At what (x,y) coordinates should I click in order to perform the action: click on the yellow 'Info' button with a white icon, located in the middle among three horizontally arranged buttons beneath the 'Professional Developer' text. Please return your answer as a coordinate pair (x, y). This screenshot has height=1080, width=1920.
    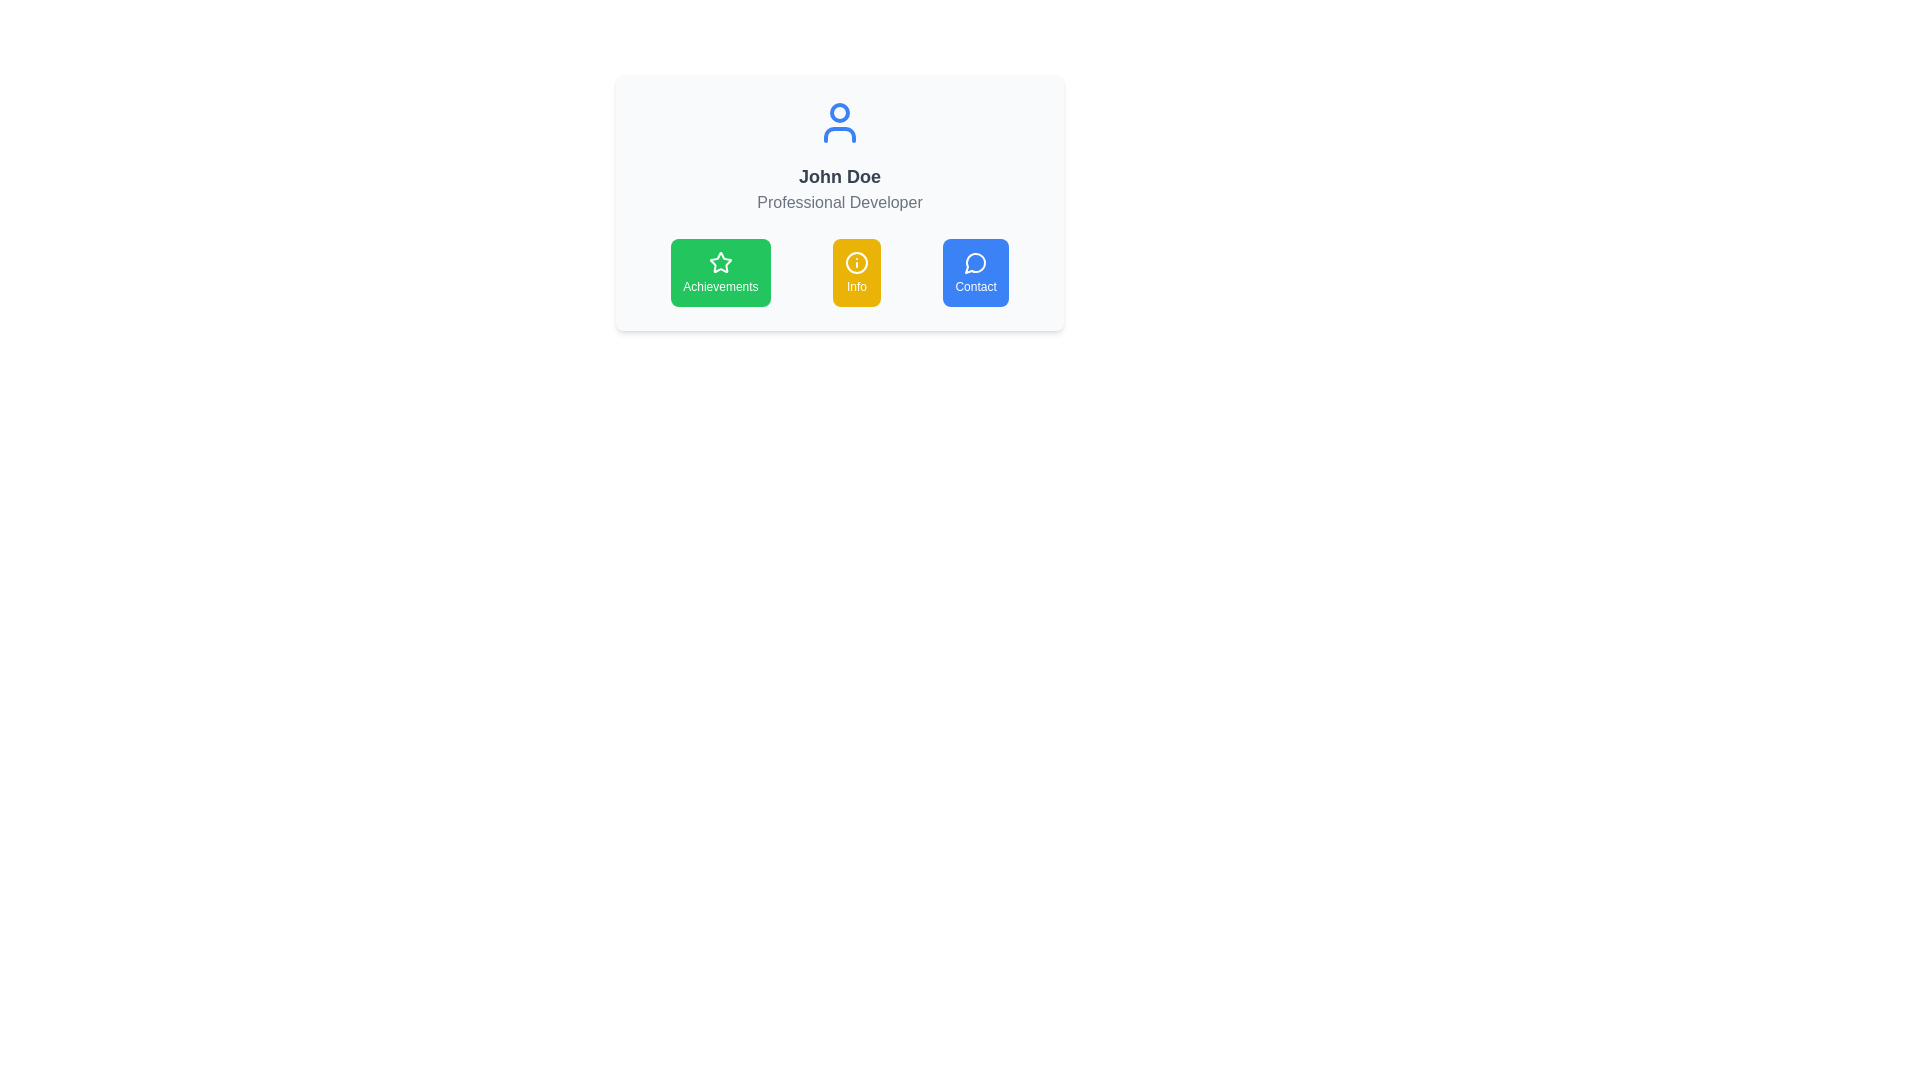
    Looking at the image, I should click on (840, 273).